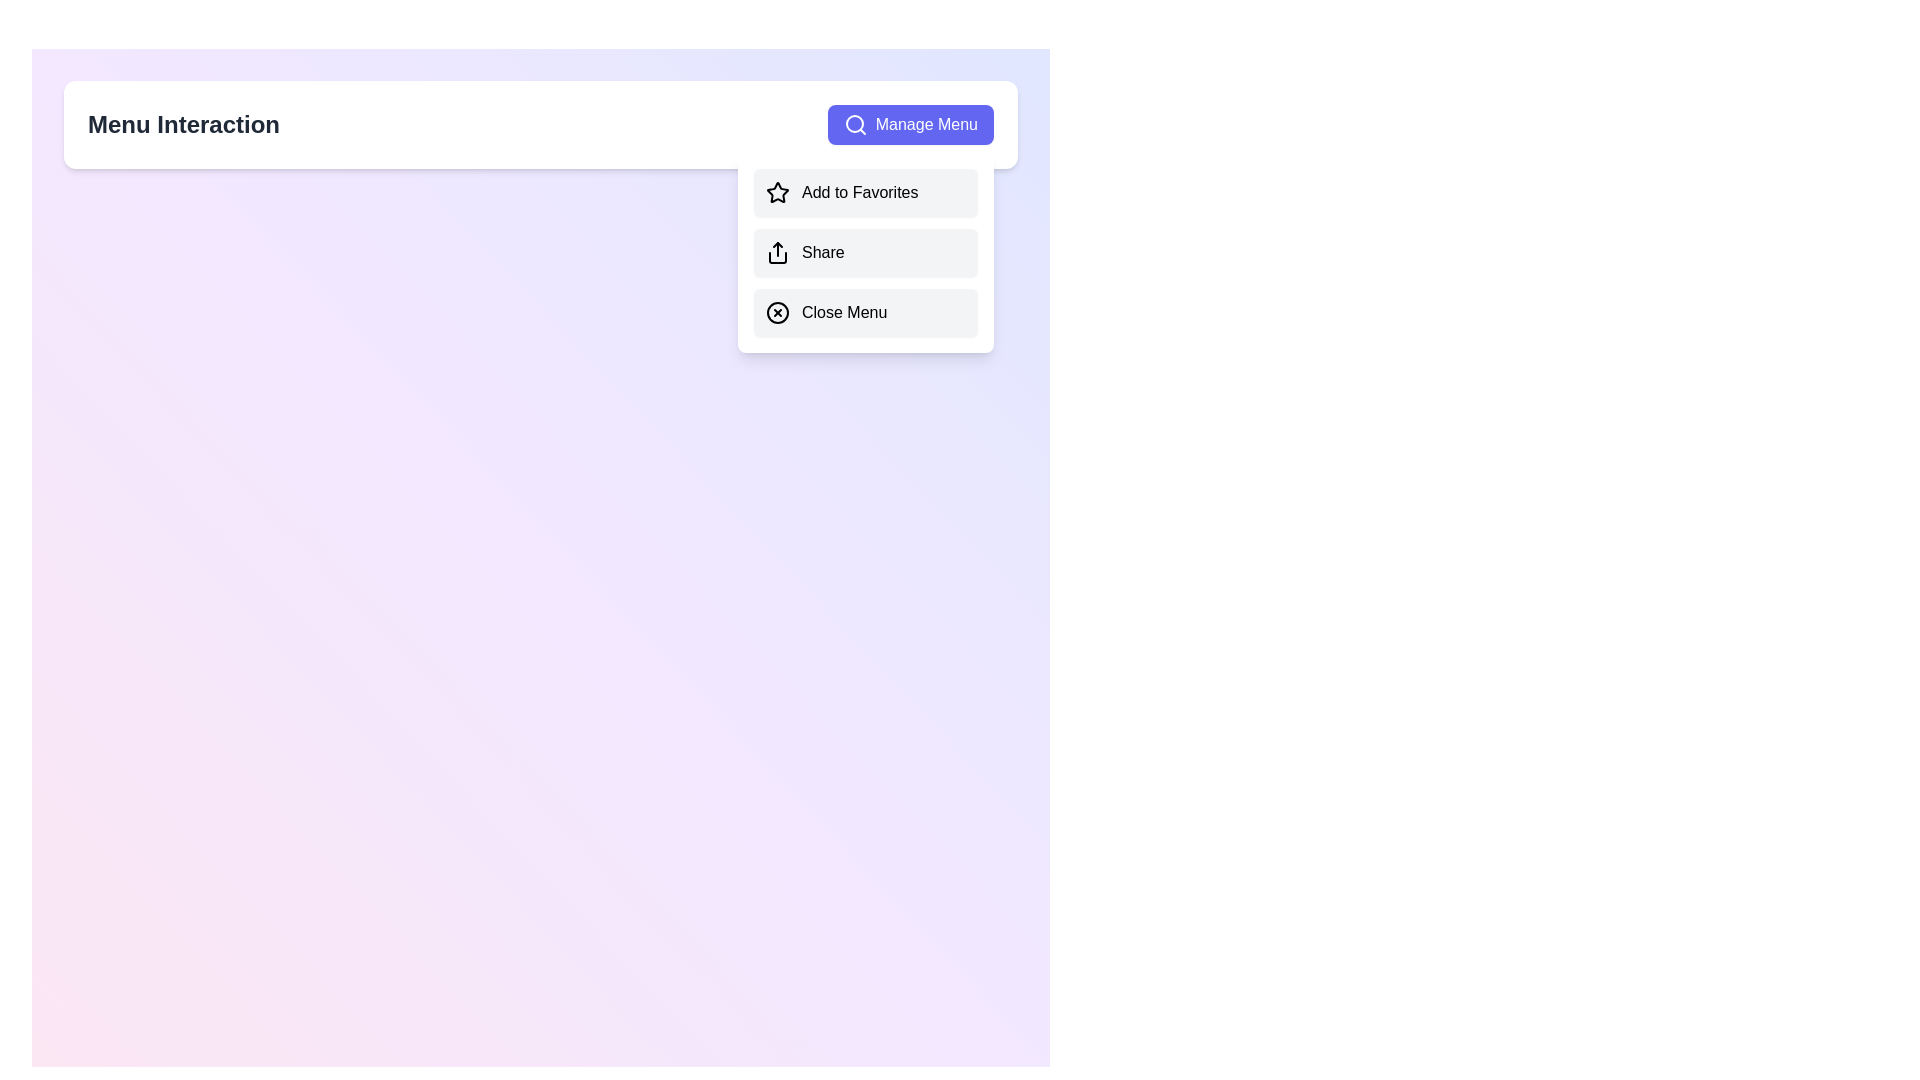 The width and height of the screenshot is (1920, 1080). I want to click on the static text label within the dropdown menu that represents the action to close the menu, located below the 'Add to Favorites' and 'Share' options, so click(844, 312).